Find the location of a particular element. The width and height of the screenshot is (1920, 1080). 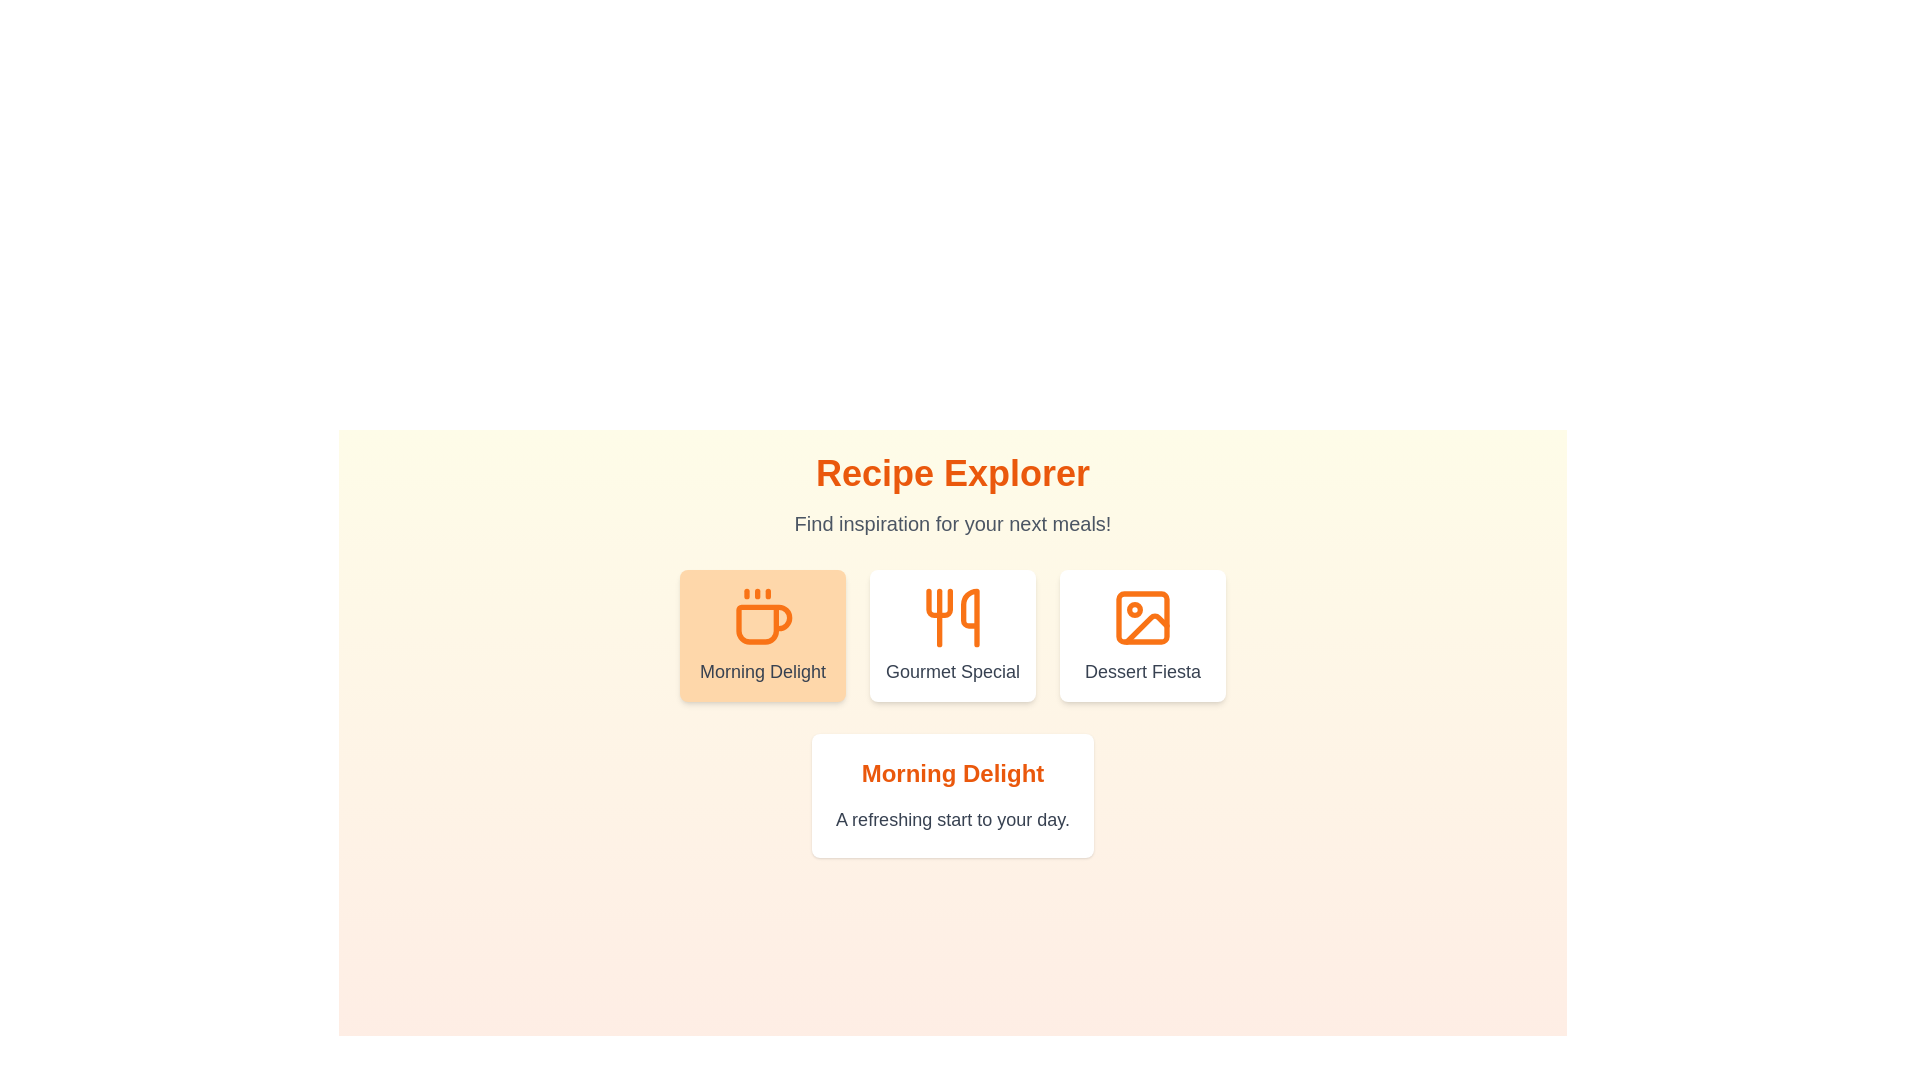

the text label displaying 'Find inspiration for your next meals!' which is centrally located below the title 'Recipe Explorer' is located at coordinates (952, 523).